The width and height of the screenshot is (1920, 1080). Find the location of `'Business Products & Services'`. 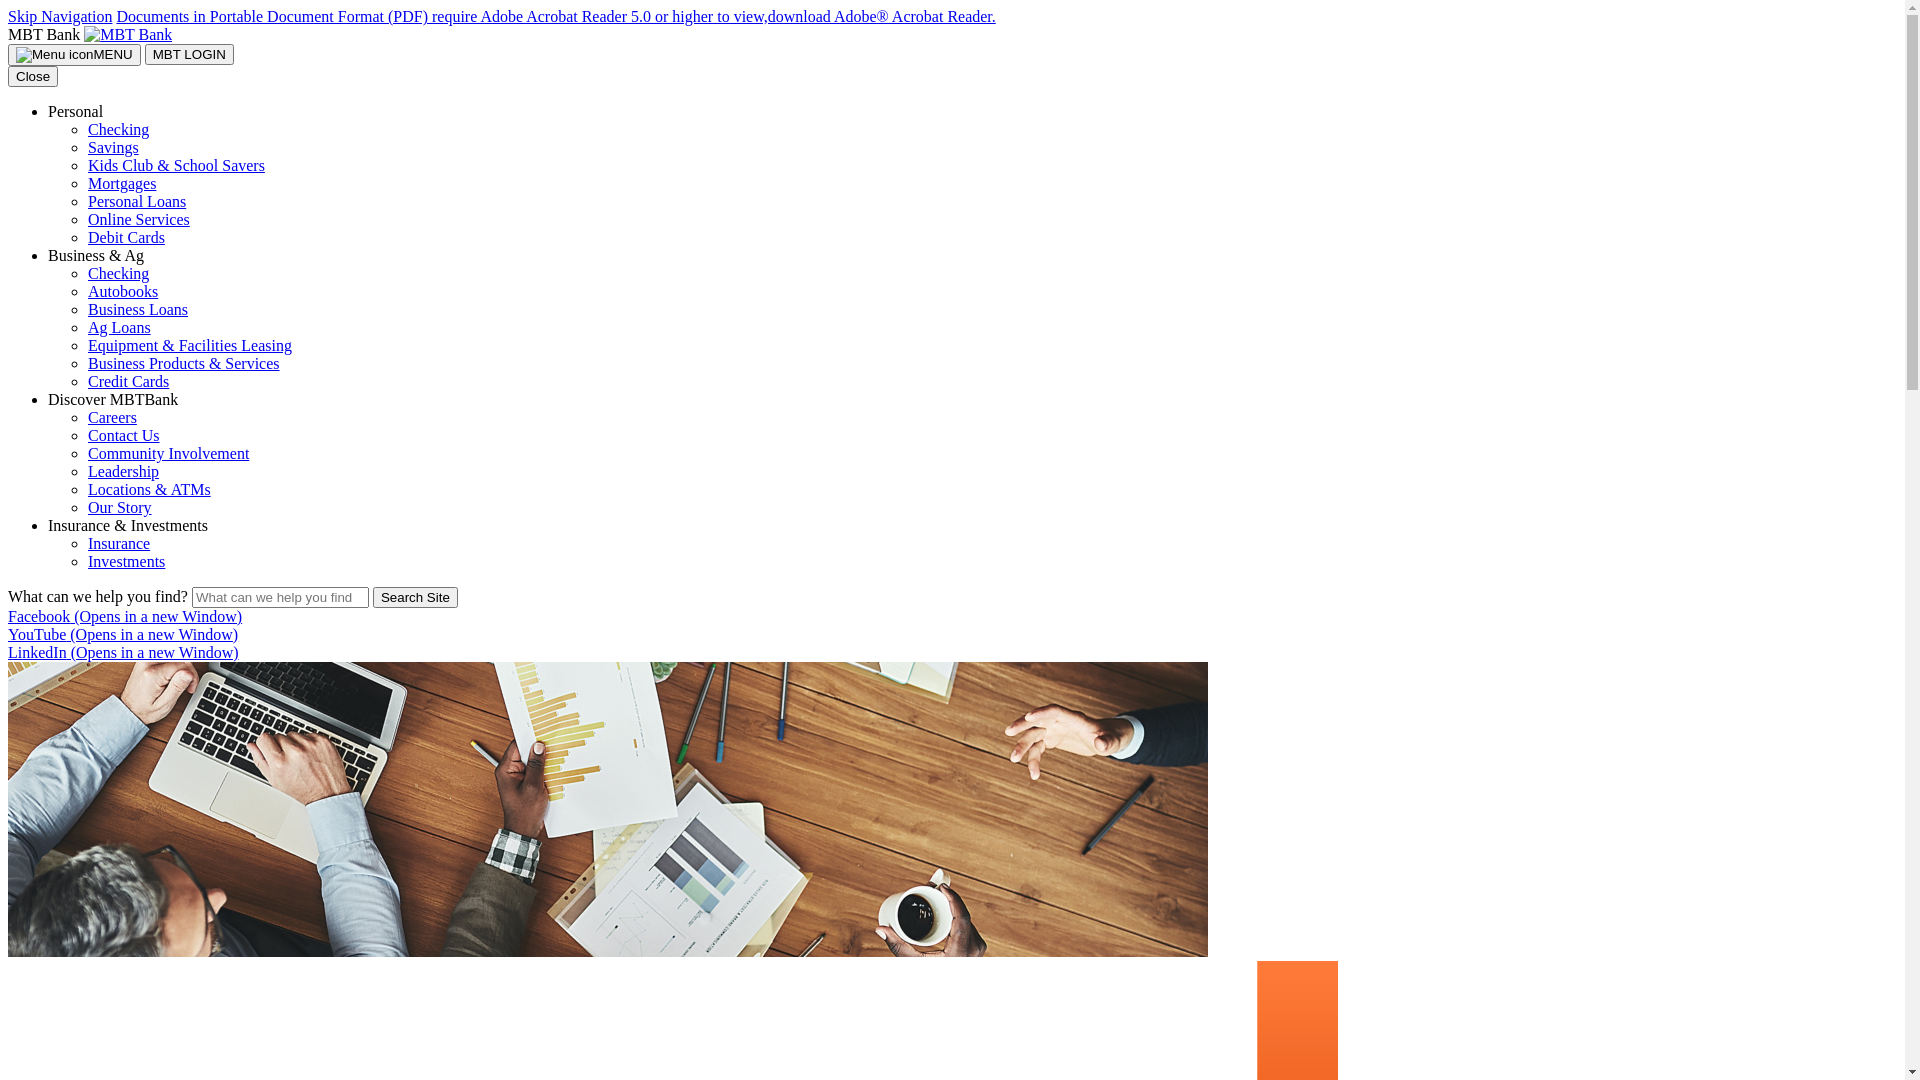

'Business Products & Services' is located at coordinates (183, 363).